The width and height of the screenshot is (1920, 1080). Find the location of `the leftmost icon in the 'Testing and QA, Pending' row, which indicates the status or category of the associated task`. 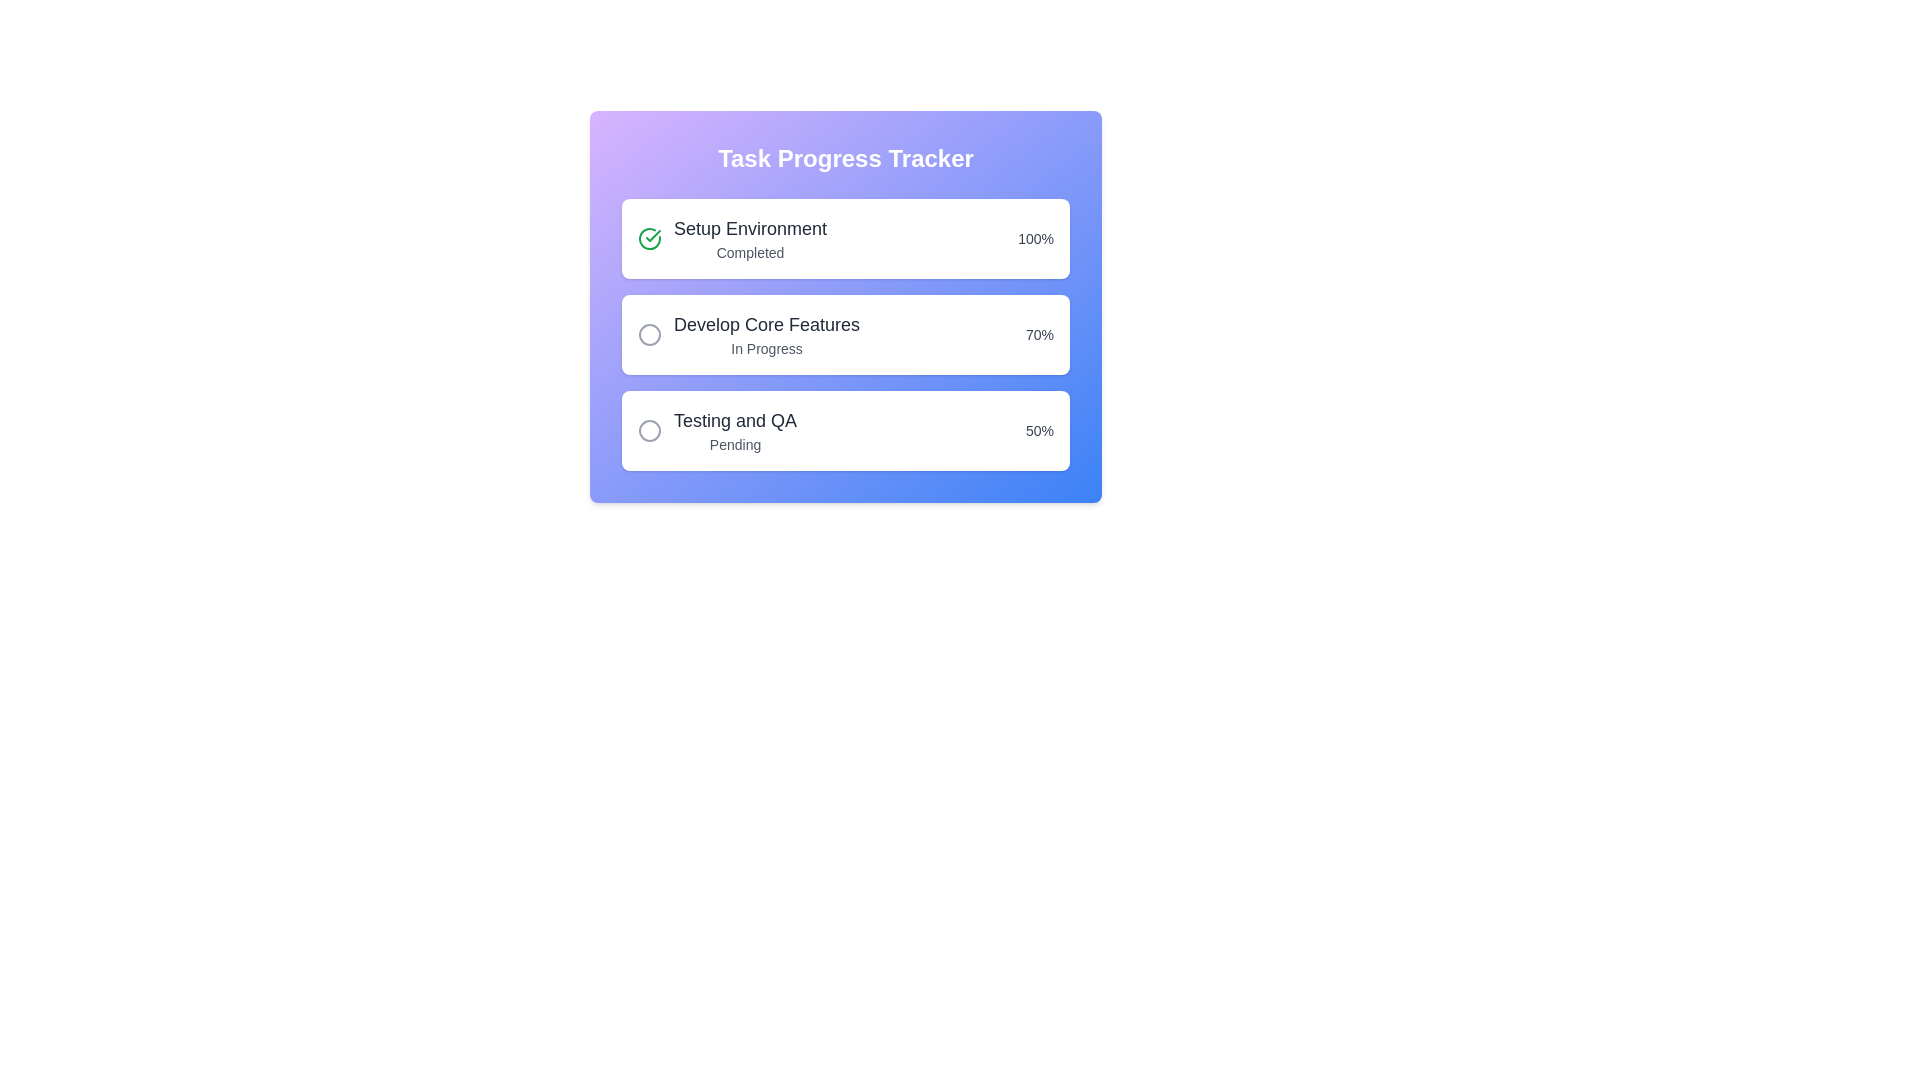

the leftmost icon in the 'Testing and QA, Pending' row, which indicates the status or category of the associated task is located at coordinates (649, 430).